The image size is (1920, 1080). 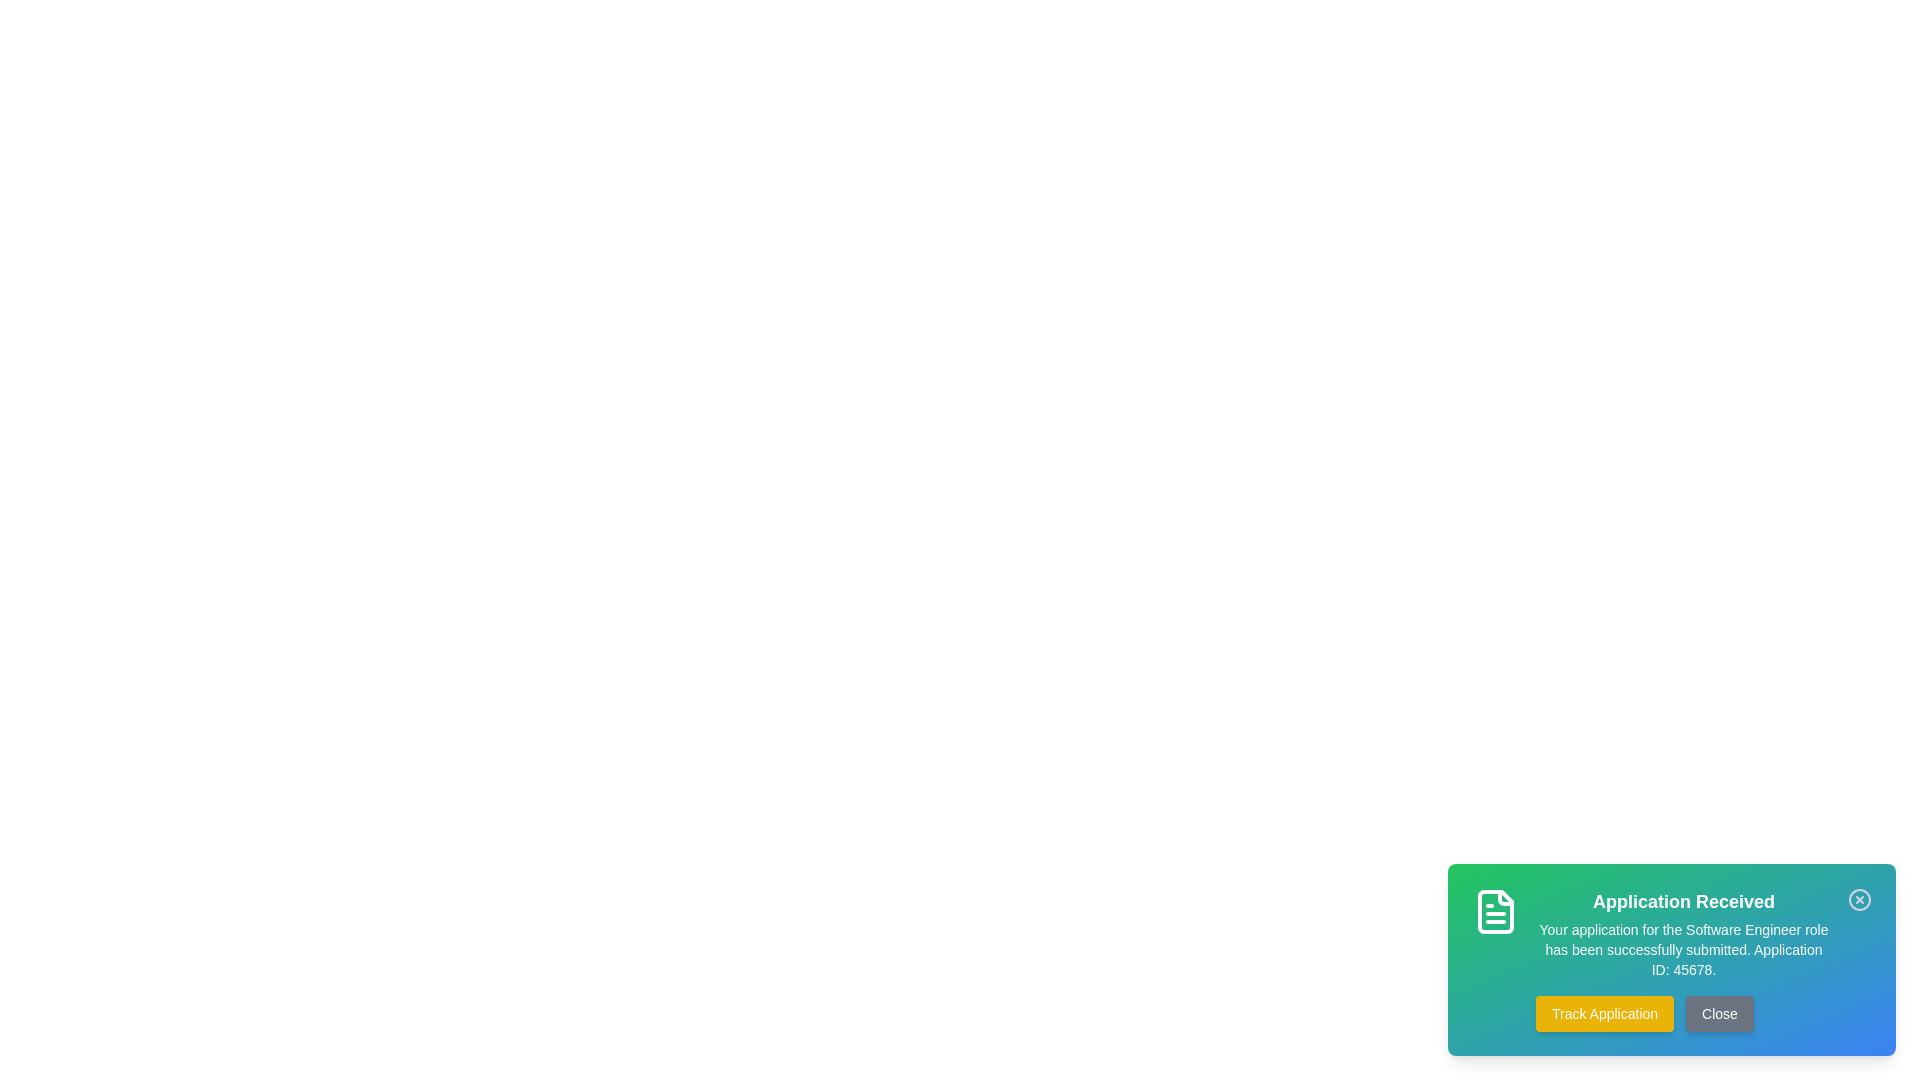 What do you see at coordinates (1605, 1014) in the screenshot?
I see `the button labeled Track Application to see its hover effect` at bounding box center [1605, 1014].